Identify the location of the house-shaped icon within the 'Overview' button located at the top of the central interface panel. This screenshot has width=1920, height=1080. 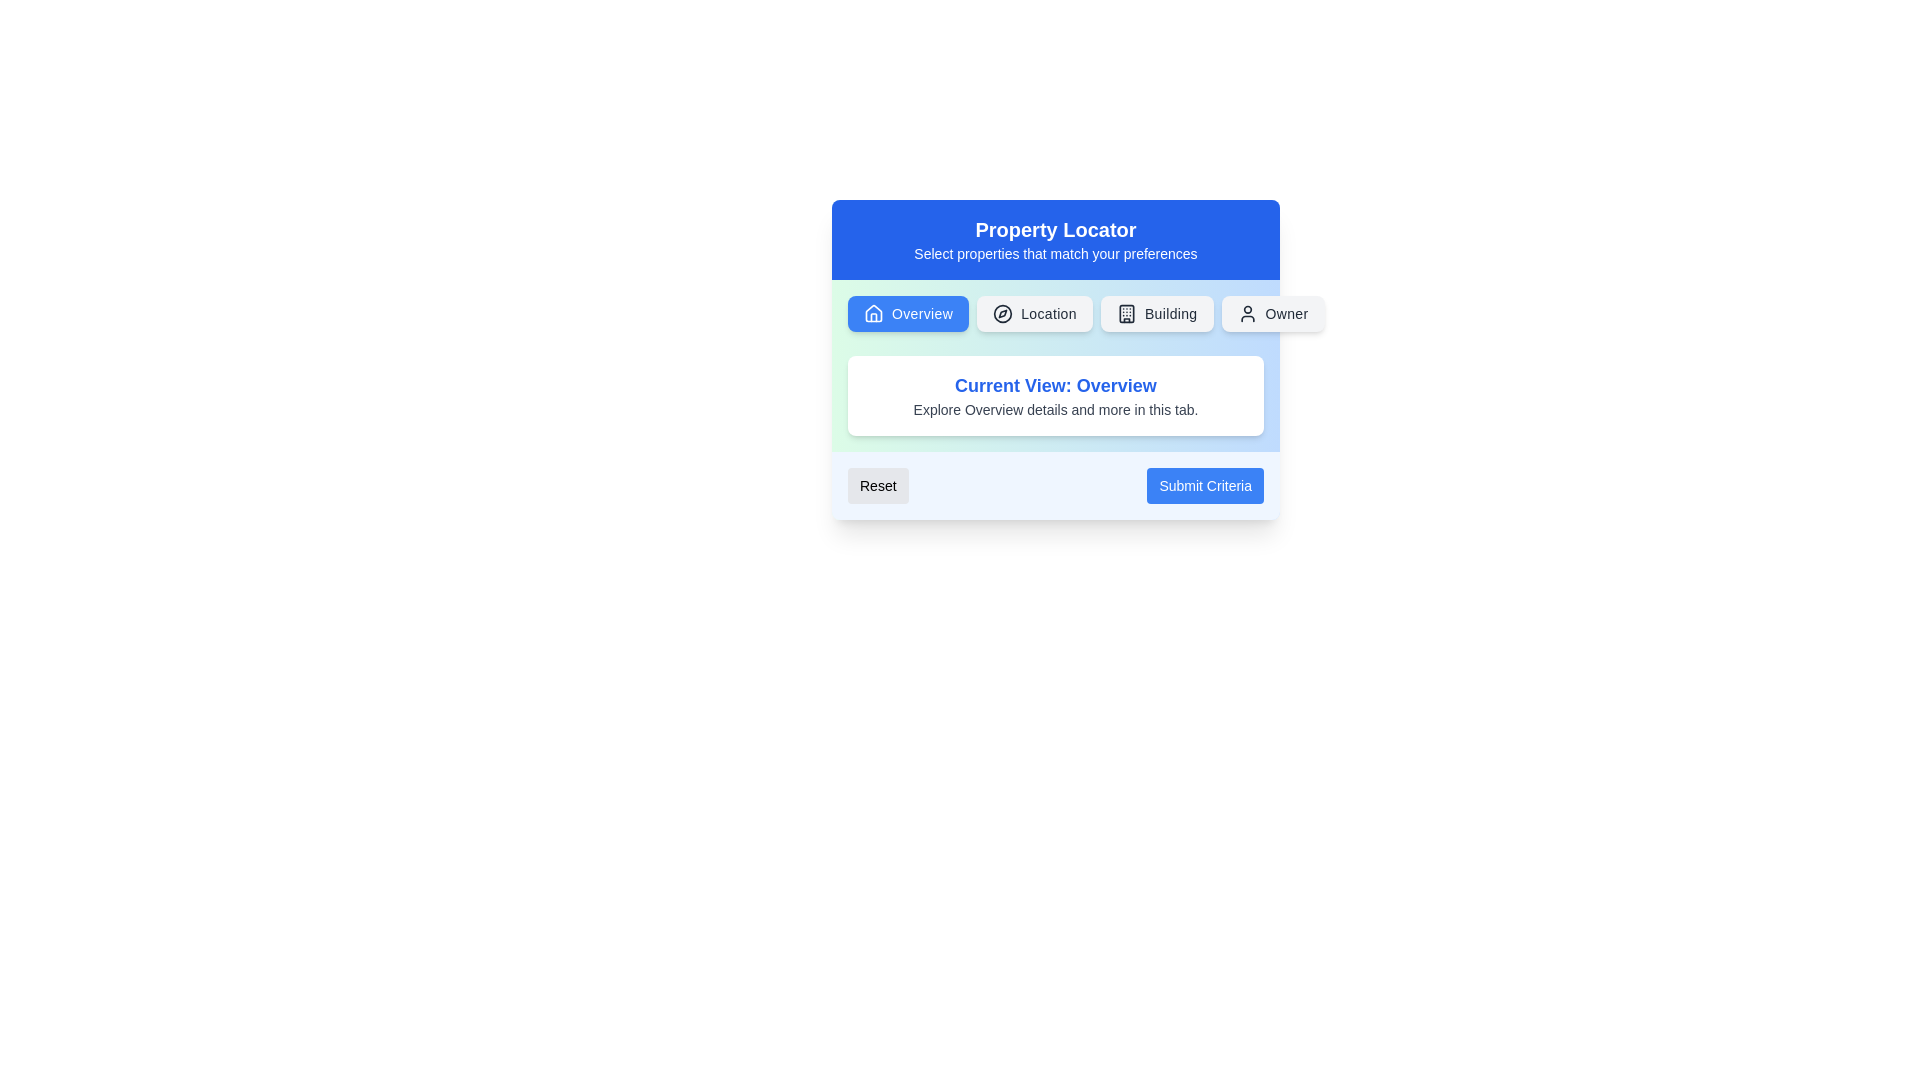
(873, 312).